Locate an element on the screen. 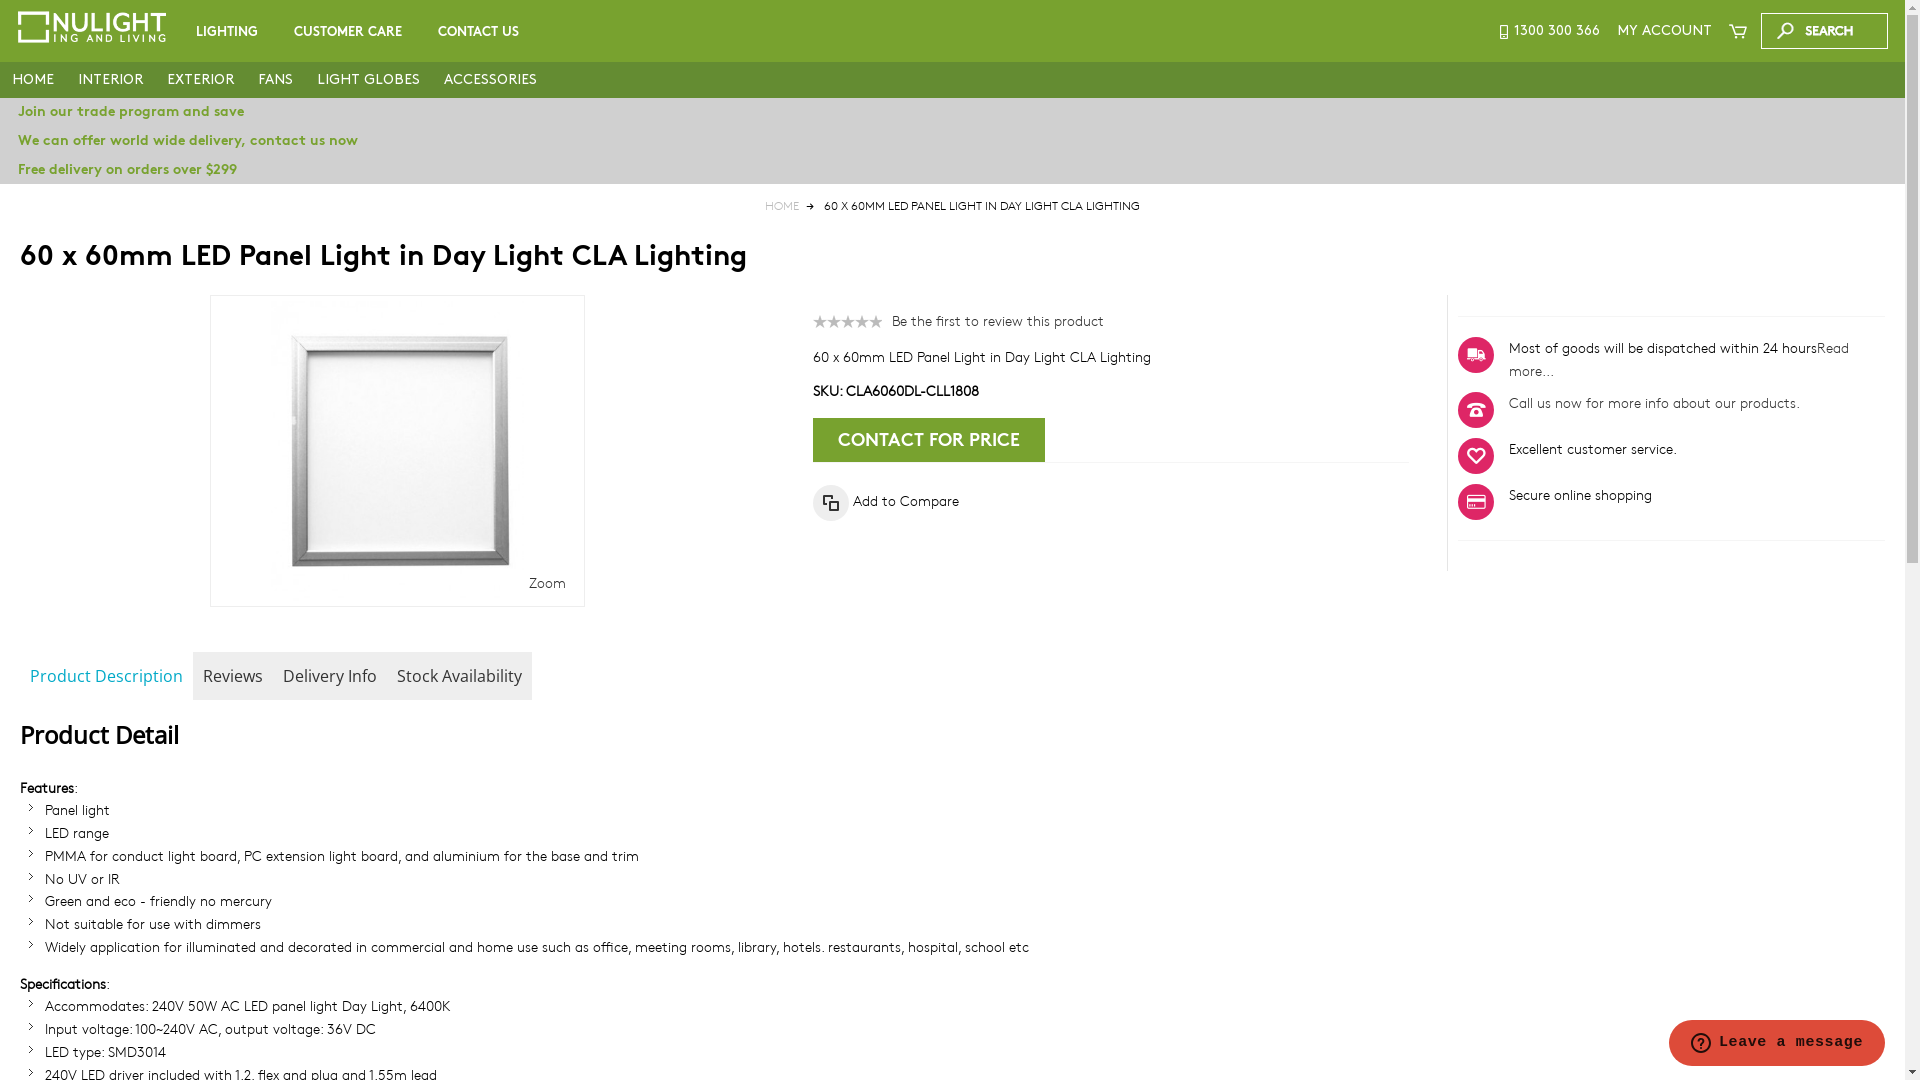 This screenshot has width=1920, height=1080. 'CUSTOMER CARE' is located at coordinates (348, 31).